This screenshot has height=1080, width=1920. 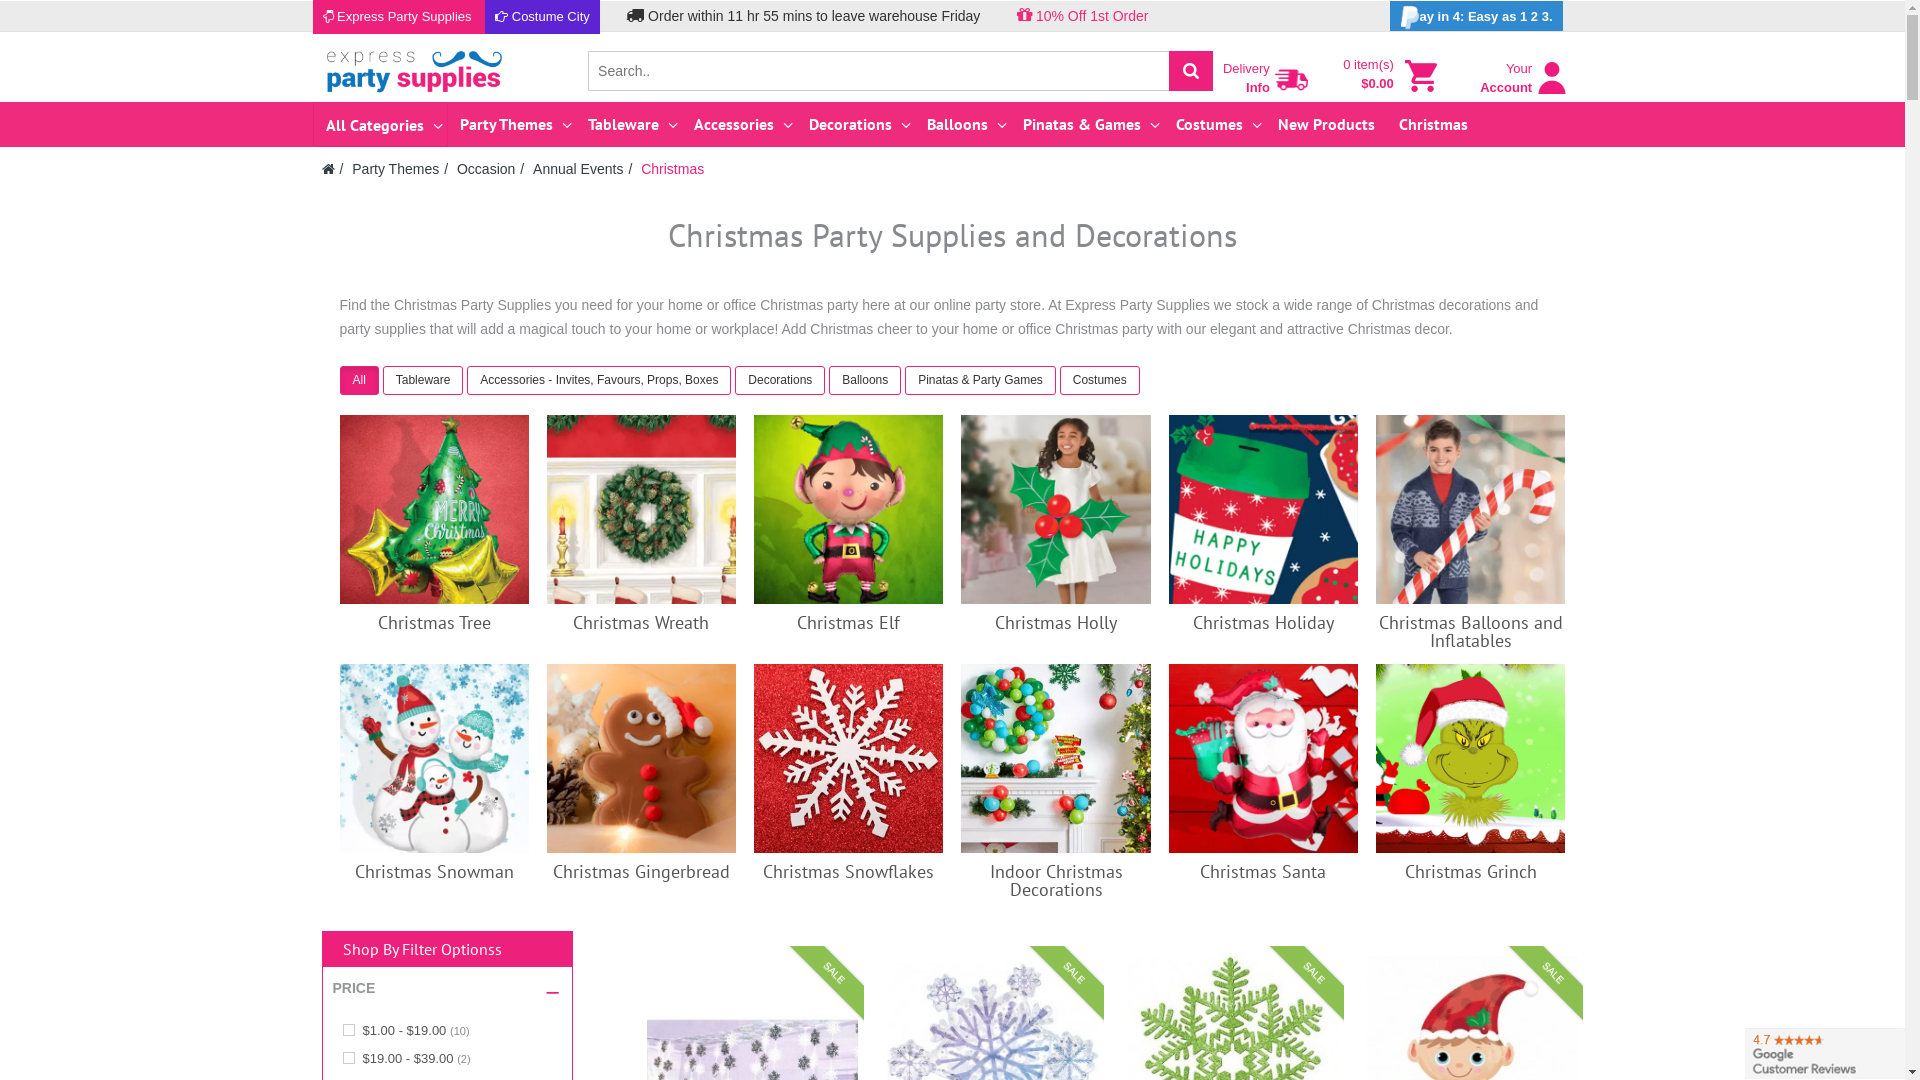 I want to click on 'New Products', so click(x=1325, y=123).